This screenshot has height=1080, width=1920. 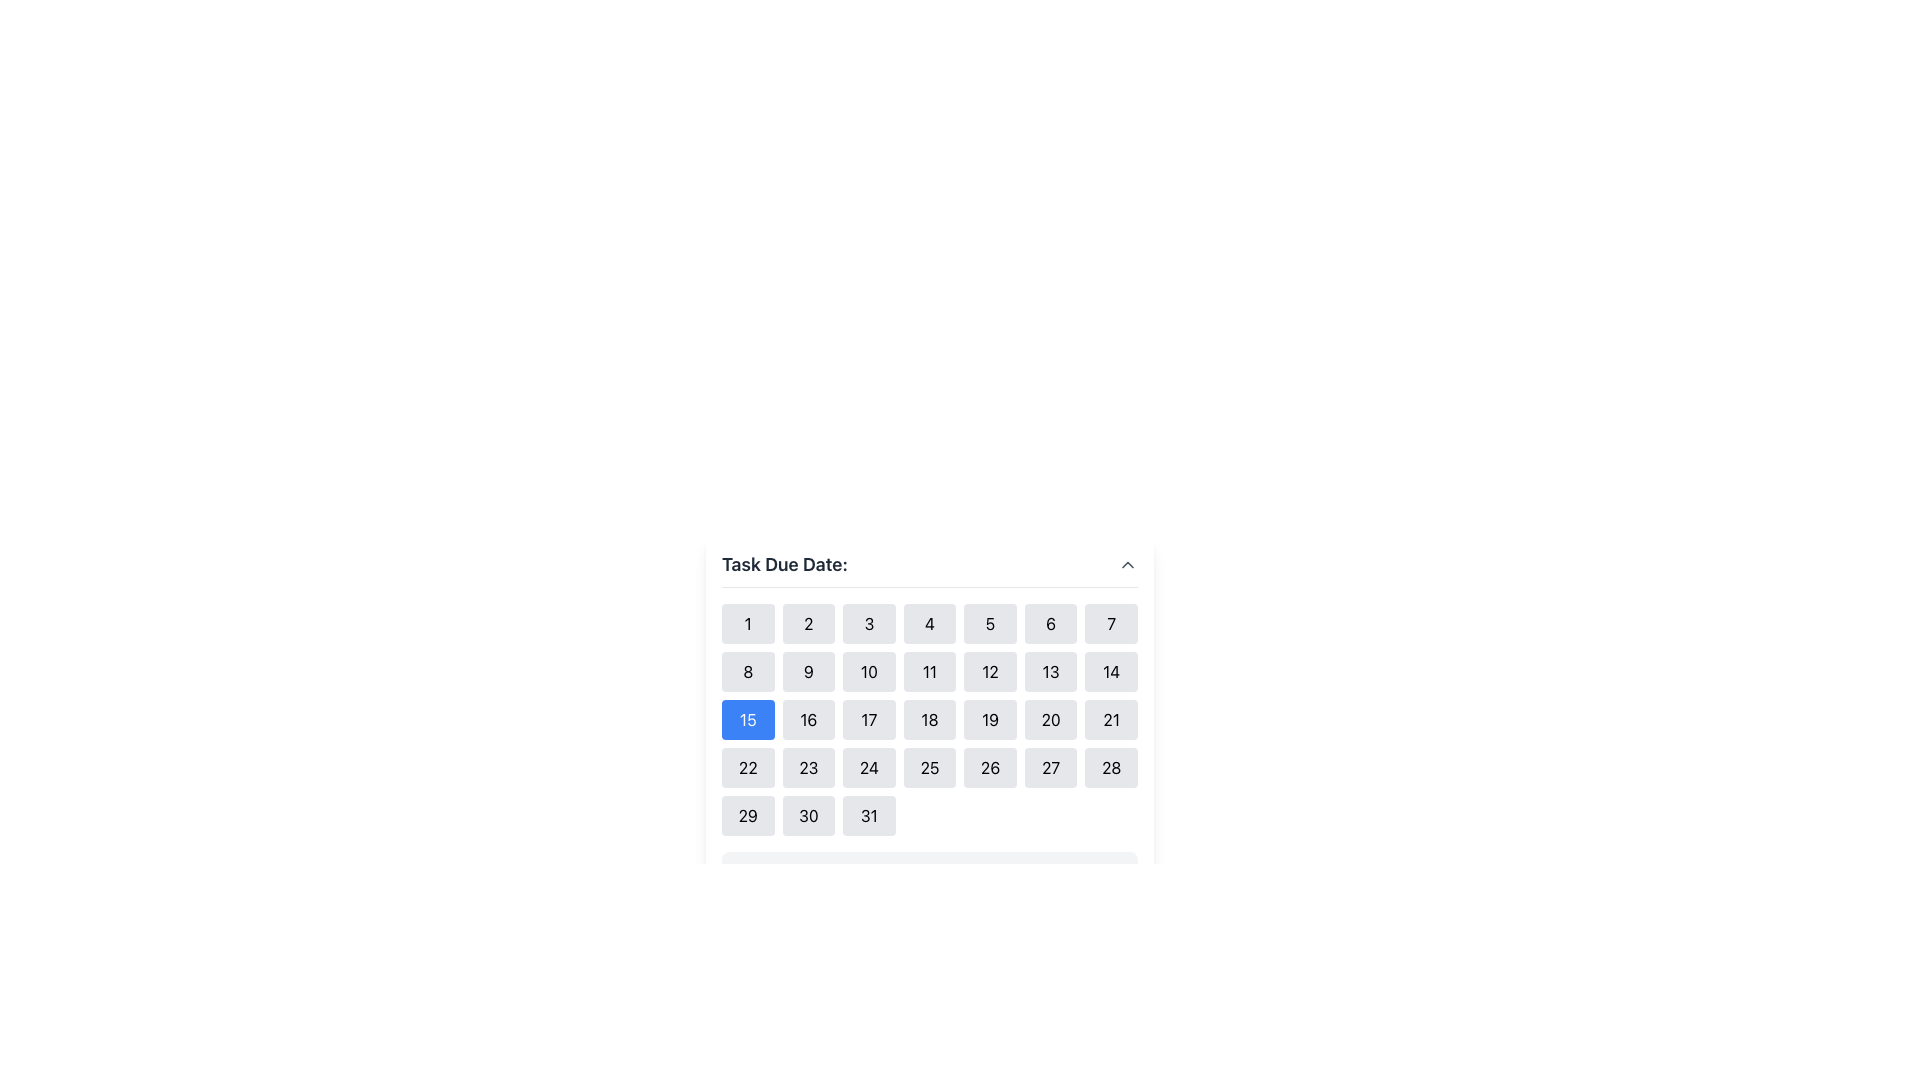 What do you see at coordinates (747, 720) in the screenshot?
I see `the blue button displaying the number '15' located in the third row, first column of the grid under 'Task Due Date:'` at bounding box center [747, 720].